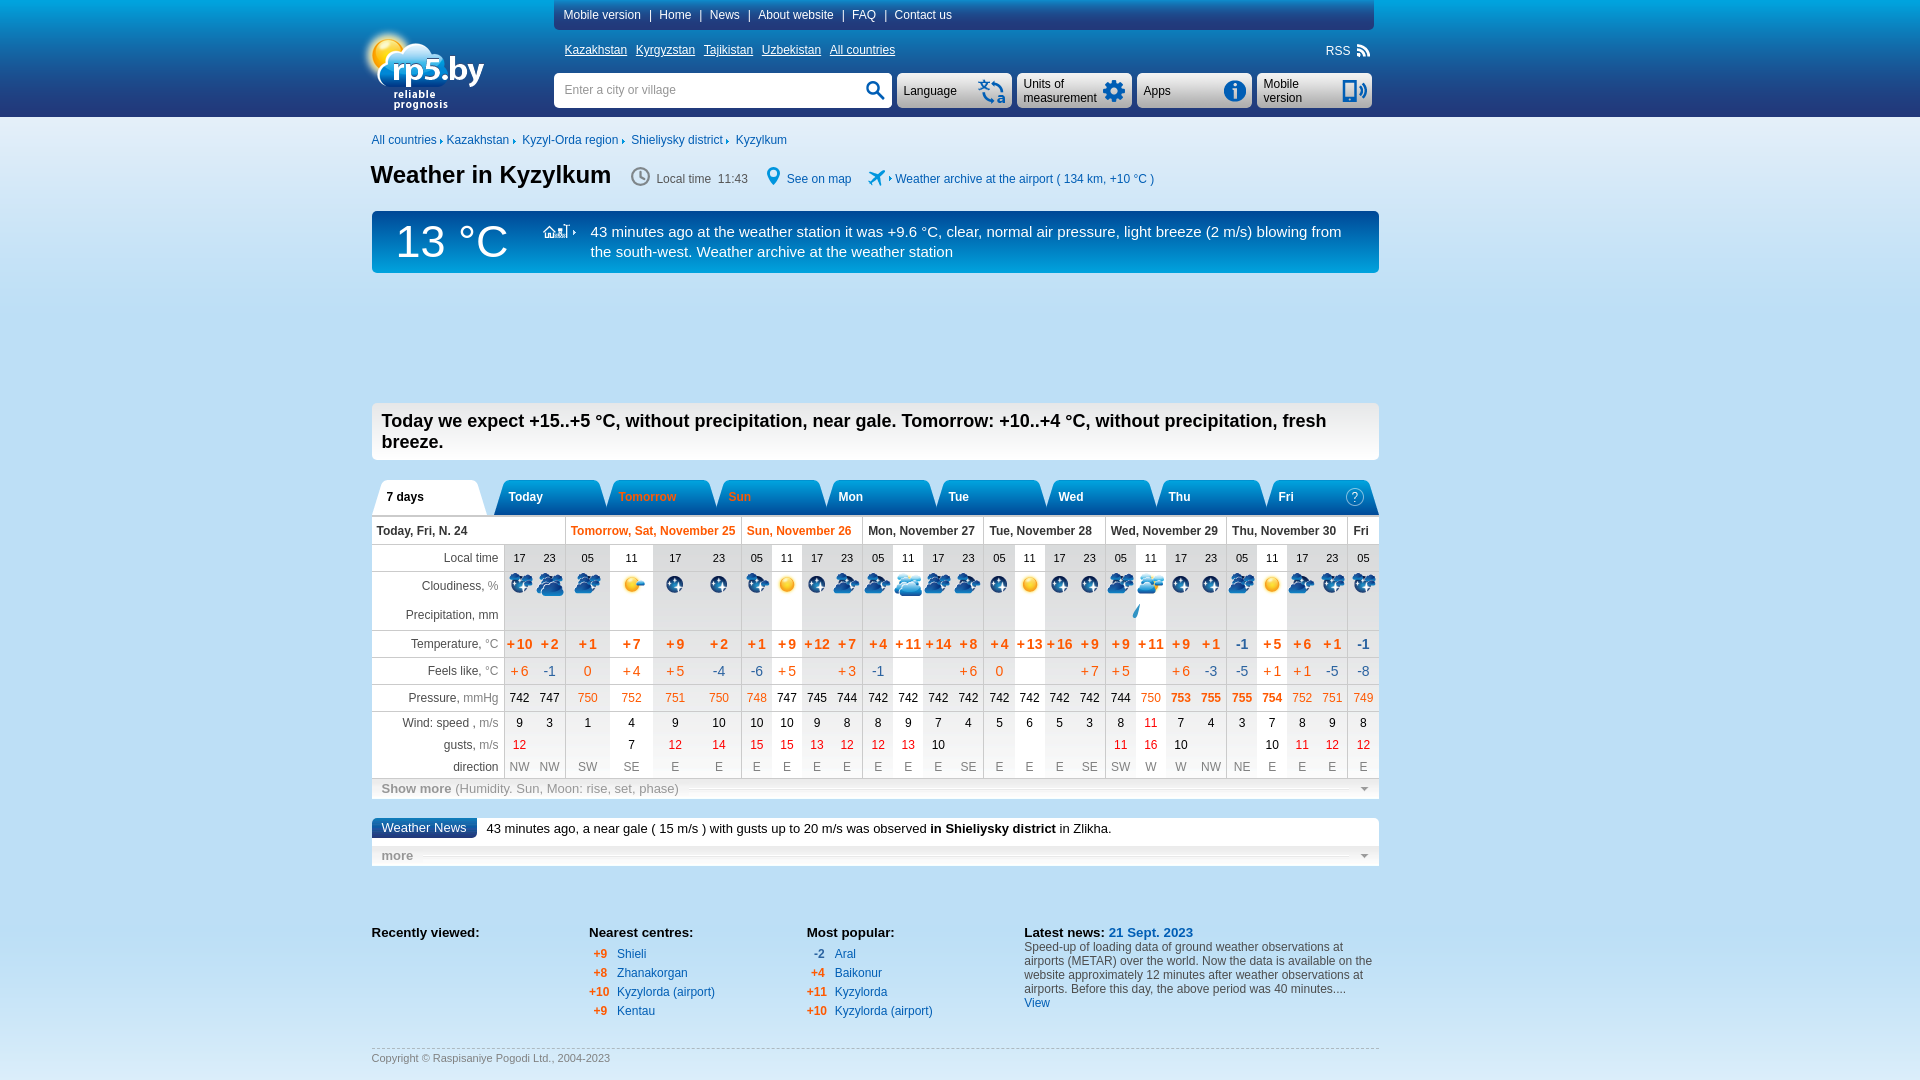 Image resolution: width=1920 pixels, height=1080 pixels. What do you see at coordinates (880, 496) in the screenshot?
I see `'Mon'` at bounding box center [880, 496].